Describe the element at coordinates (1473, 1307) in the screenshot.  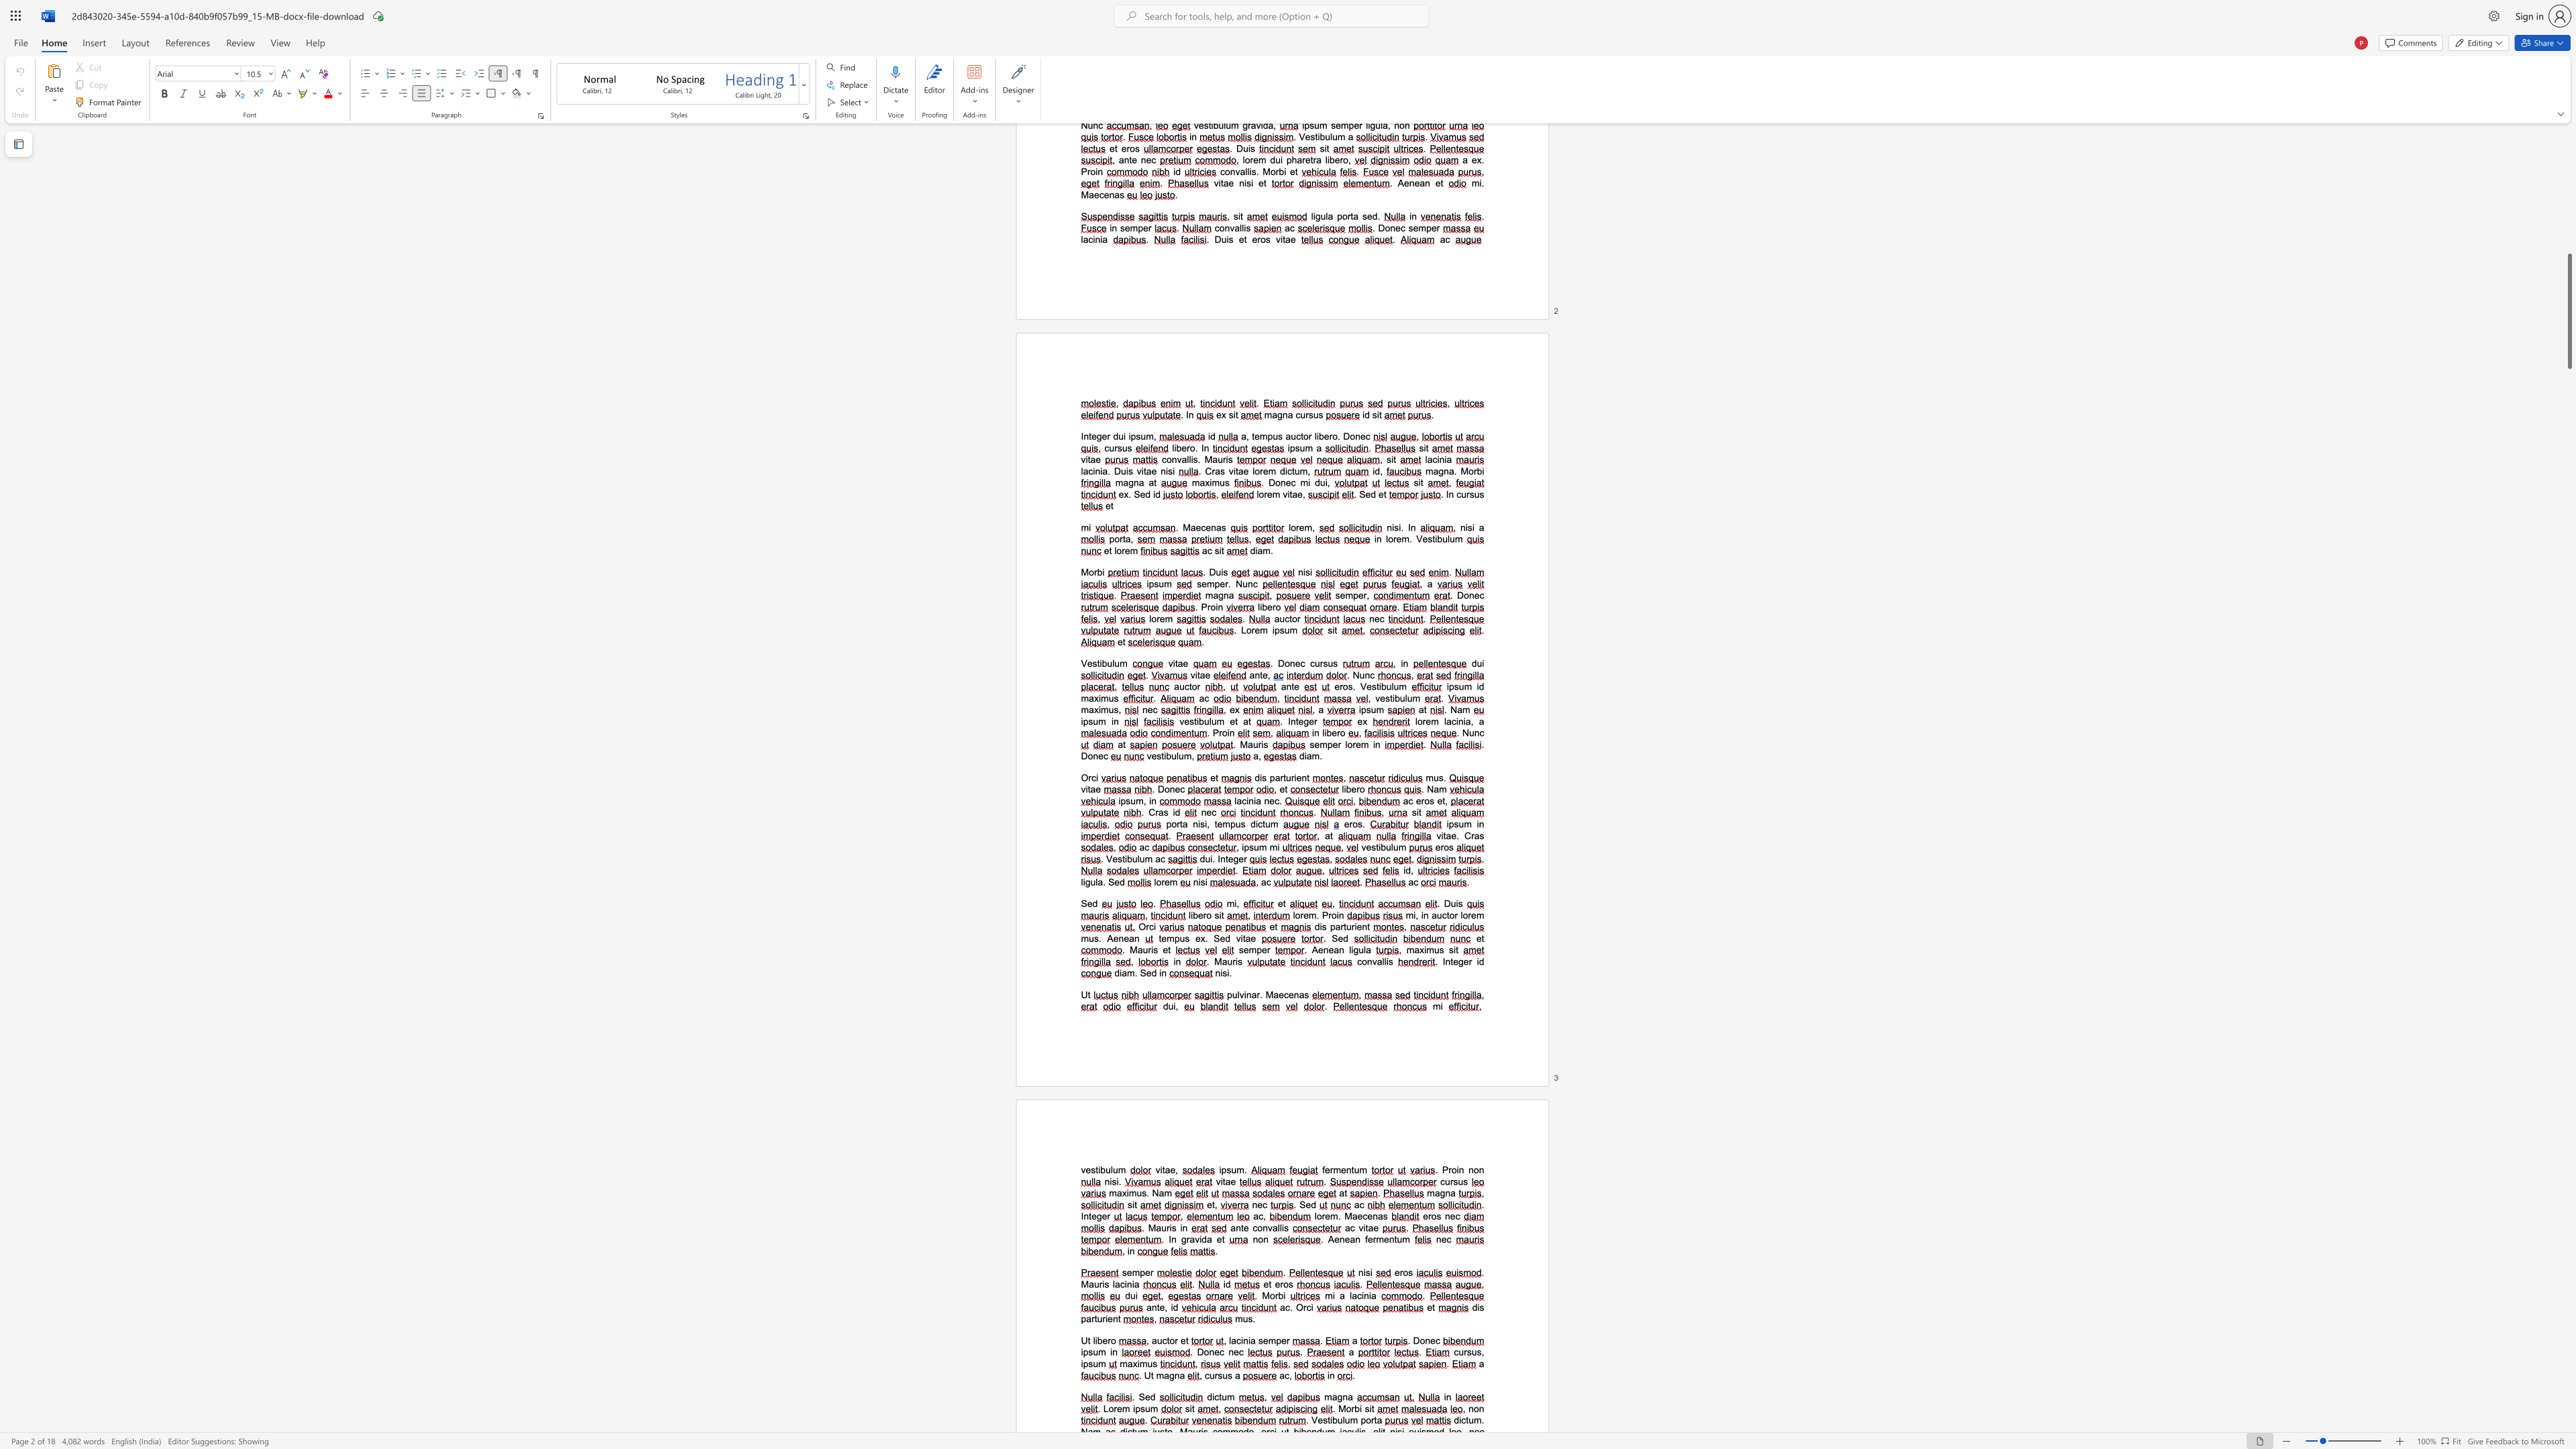
I see `the 1th character "d" in the text` at that location.